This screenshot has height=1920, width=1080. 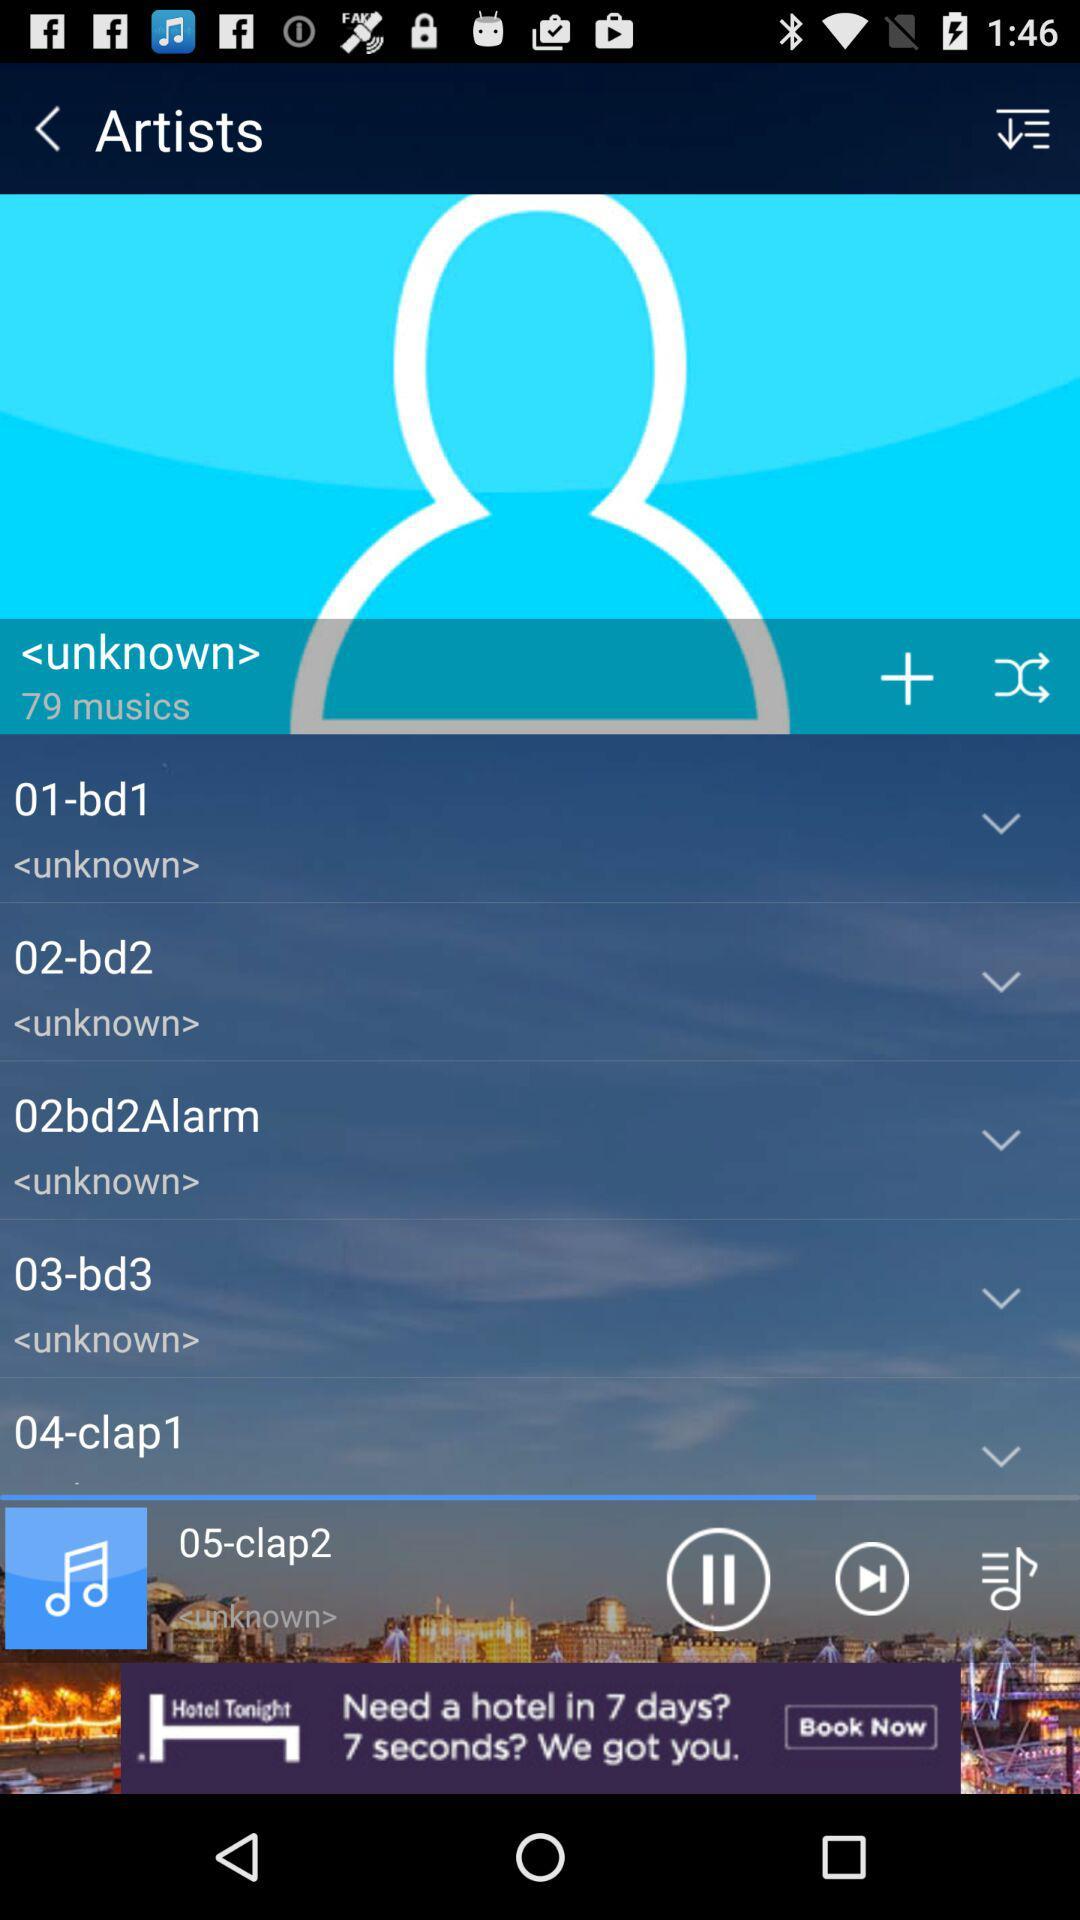 What do you see at coordinates (1022, 136) in the screenshot?
I see `the filter_list icon` at bounding box center [1022, 136].